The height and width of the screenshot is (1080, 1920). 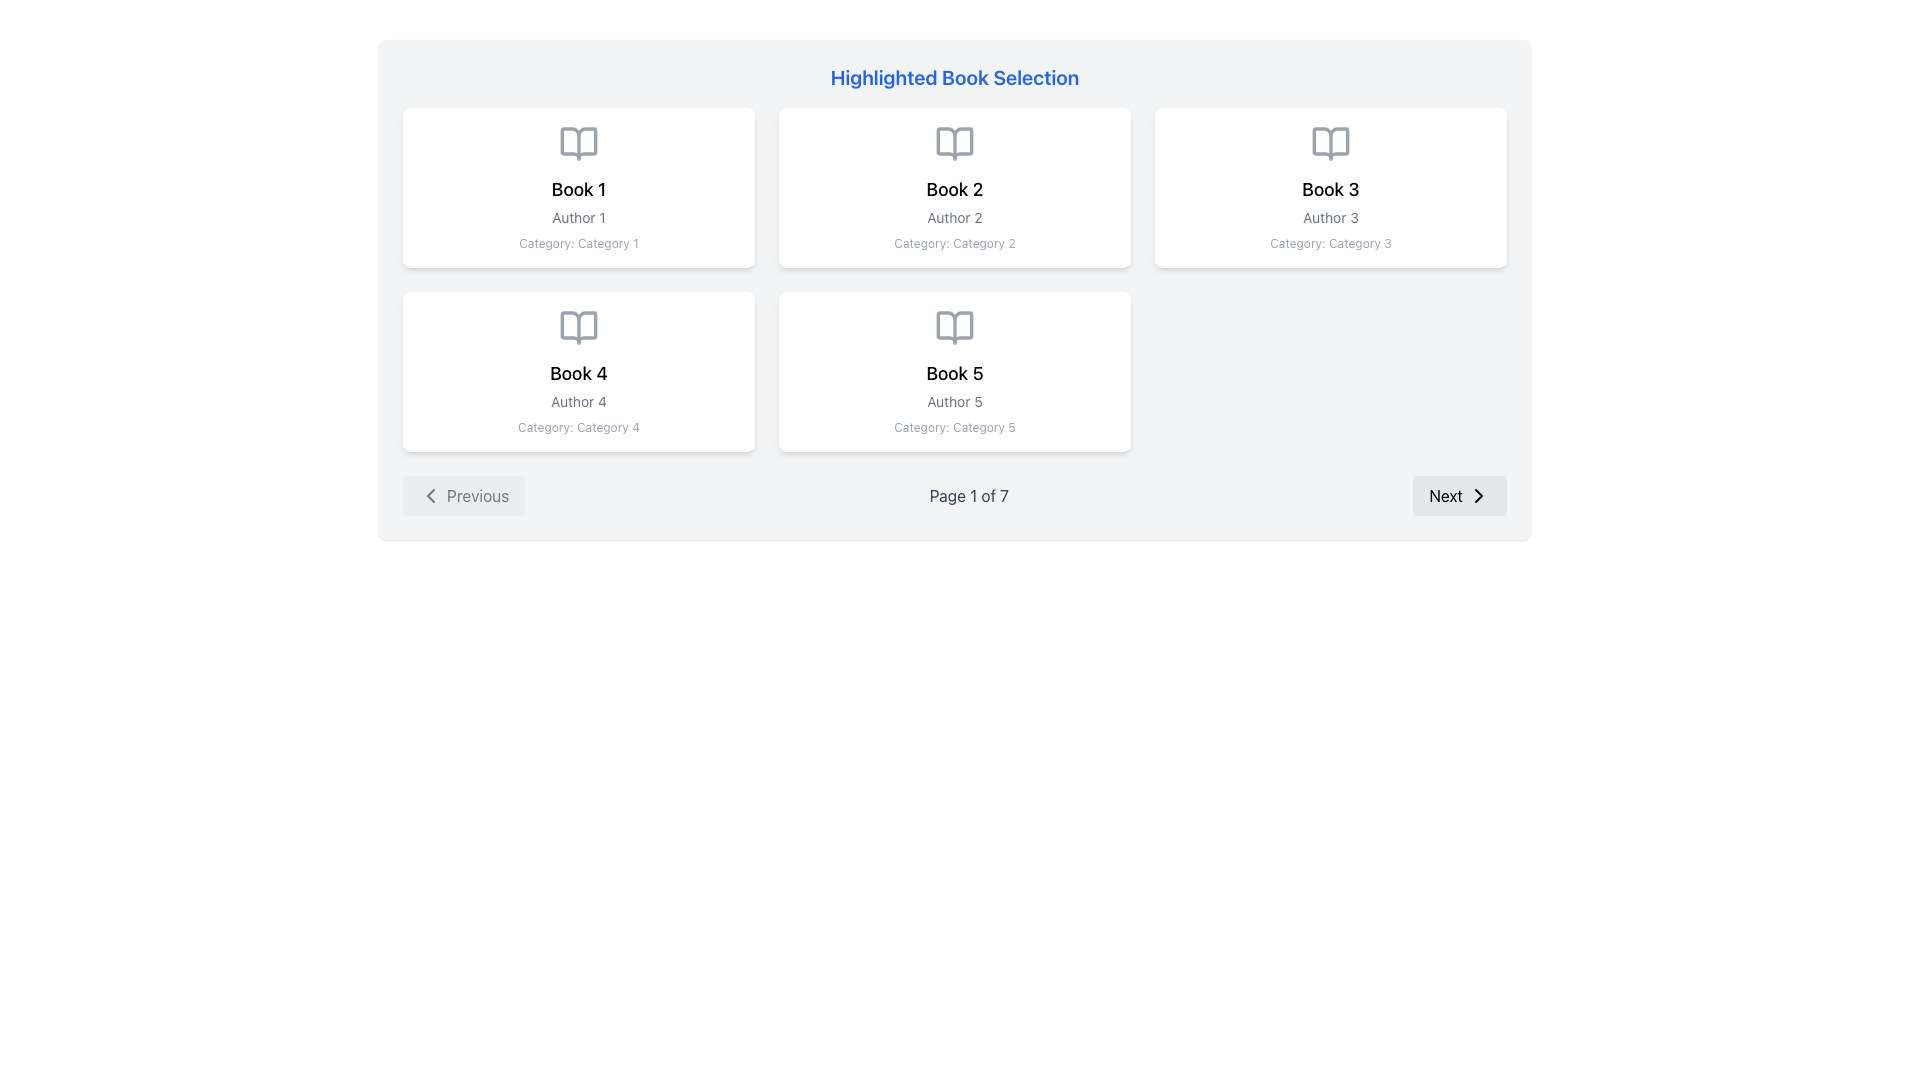 I want to click on the text label displaying 'Category 3' for 'Book 3', so click(x=1330, y=242).